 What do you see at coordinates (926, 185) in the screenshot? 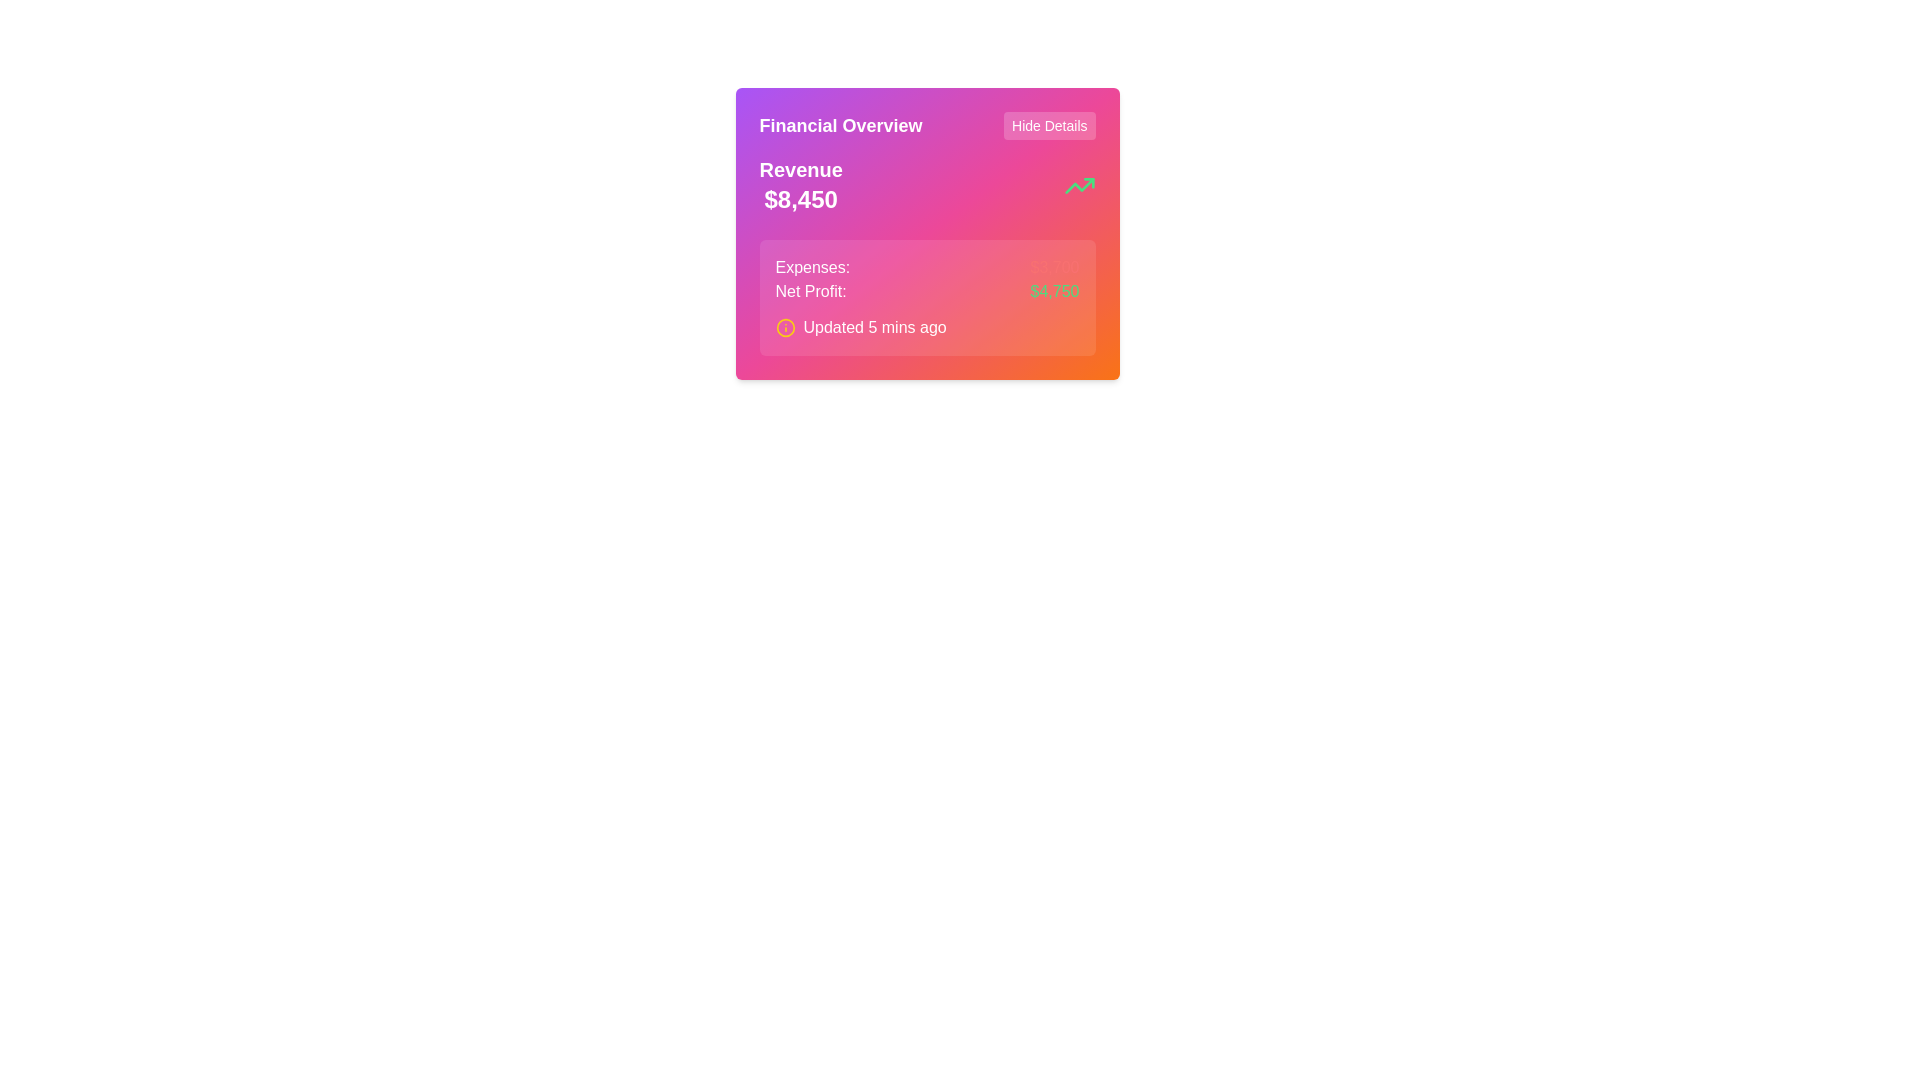
I see `the 'Revenue' text display element with an upward trending icon for accessibility` at bounding box center [926, 185].